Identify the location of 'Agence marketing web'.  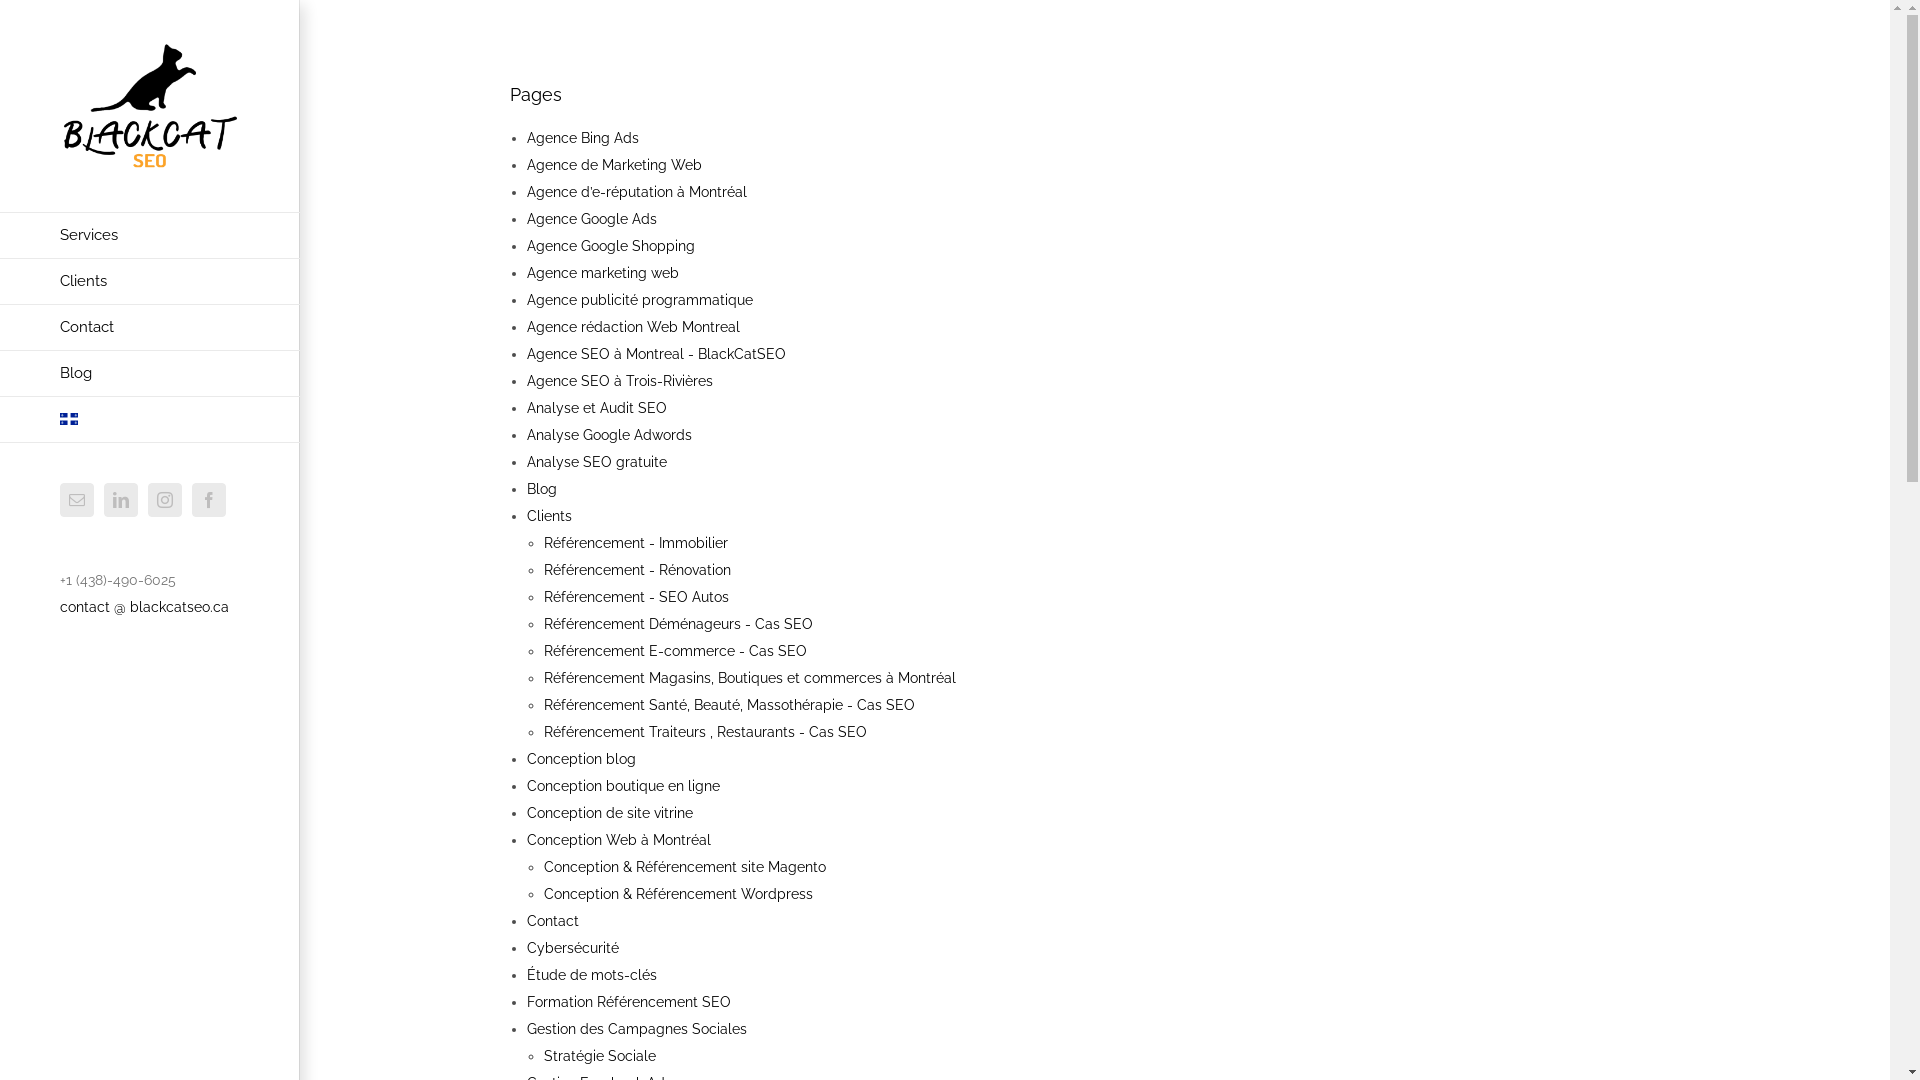
(602, 273).